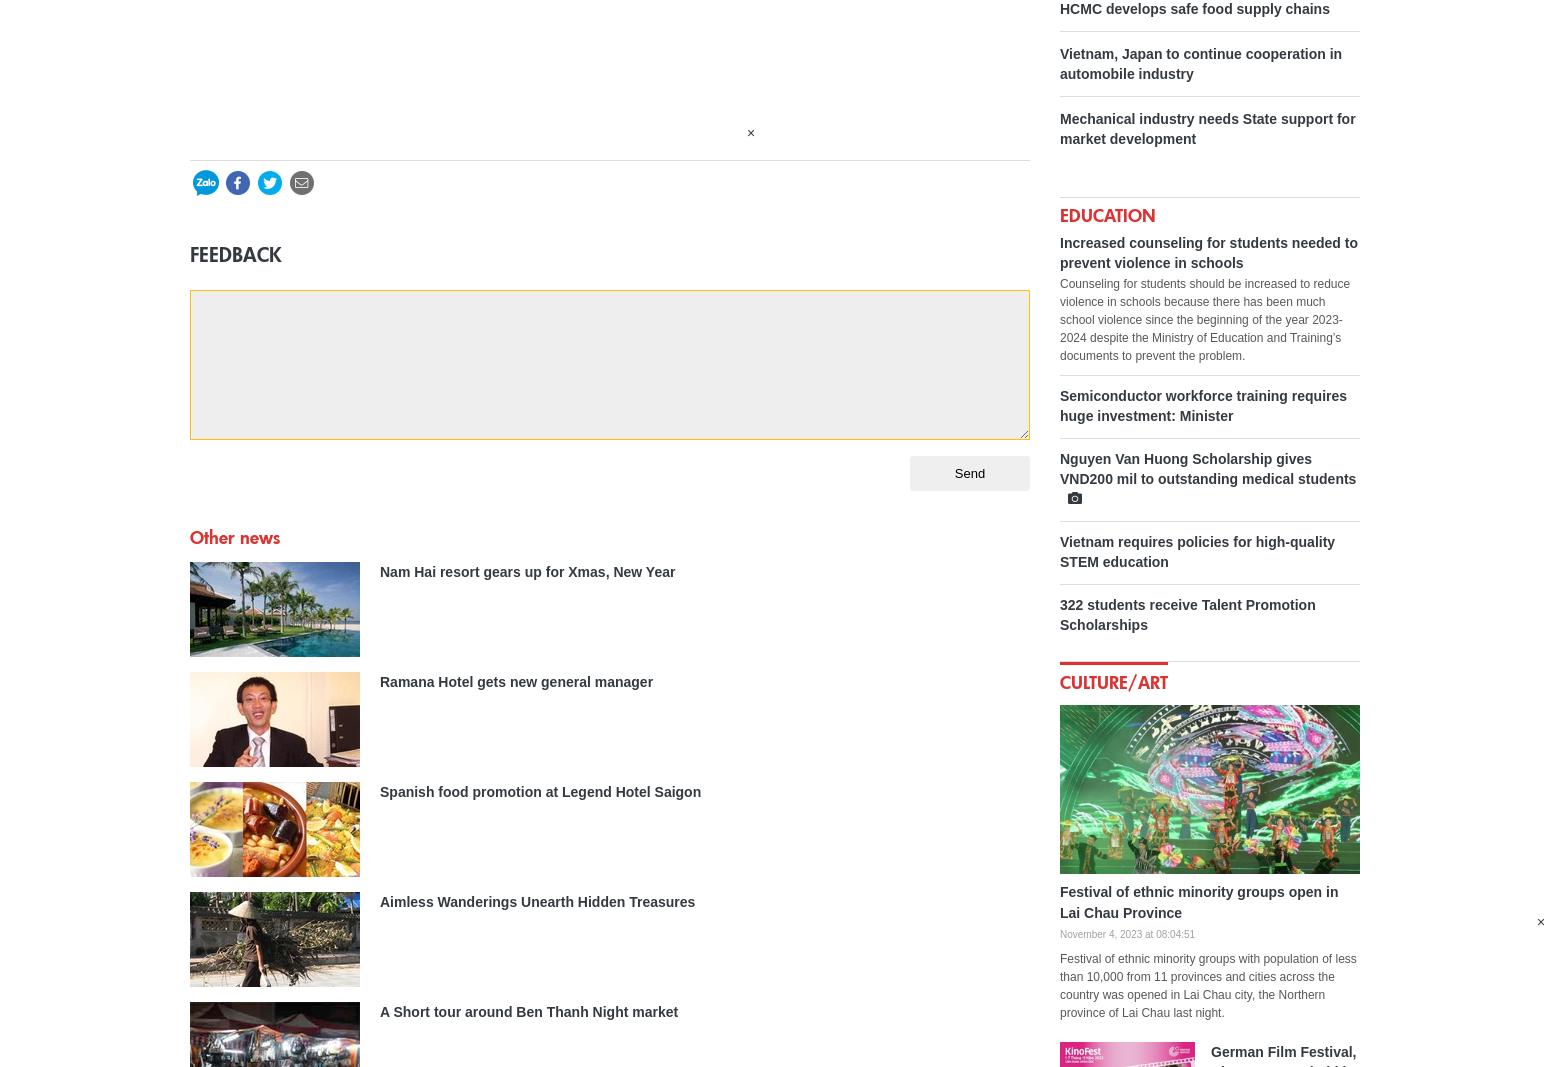 The image size is (1550, 1067). Describe the element at coordinates (234, 537) in the screenshot. I see `'Other news'` at that location.